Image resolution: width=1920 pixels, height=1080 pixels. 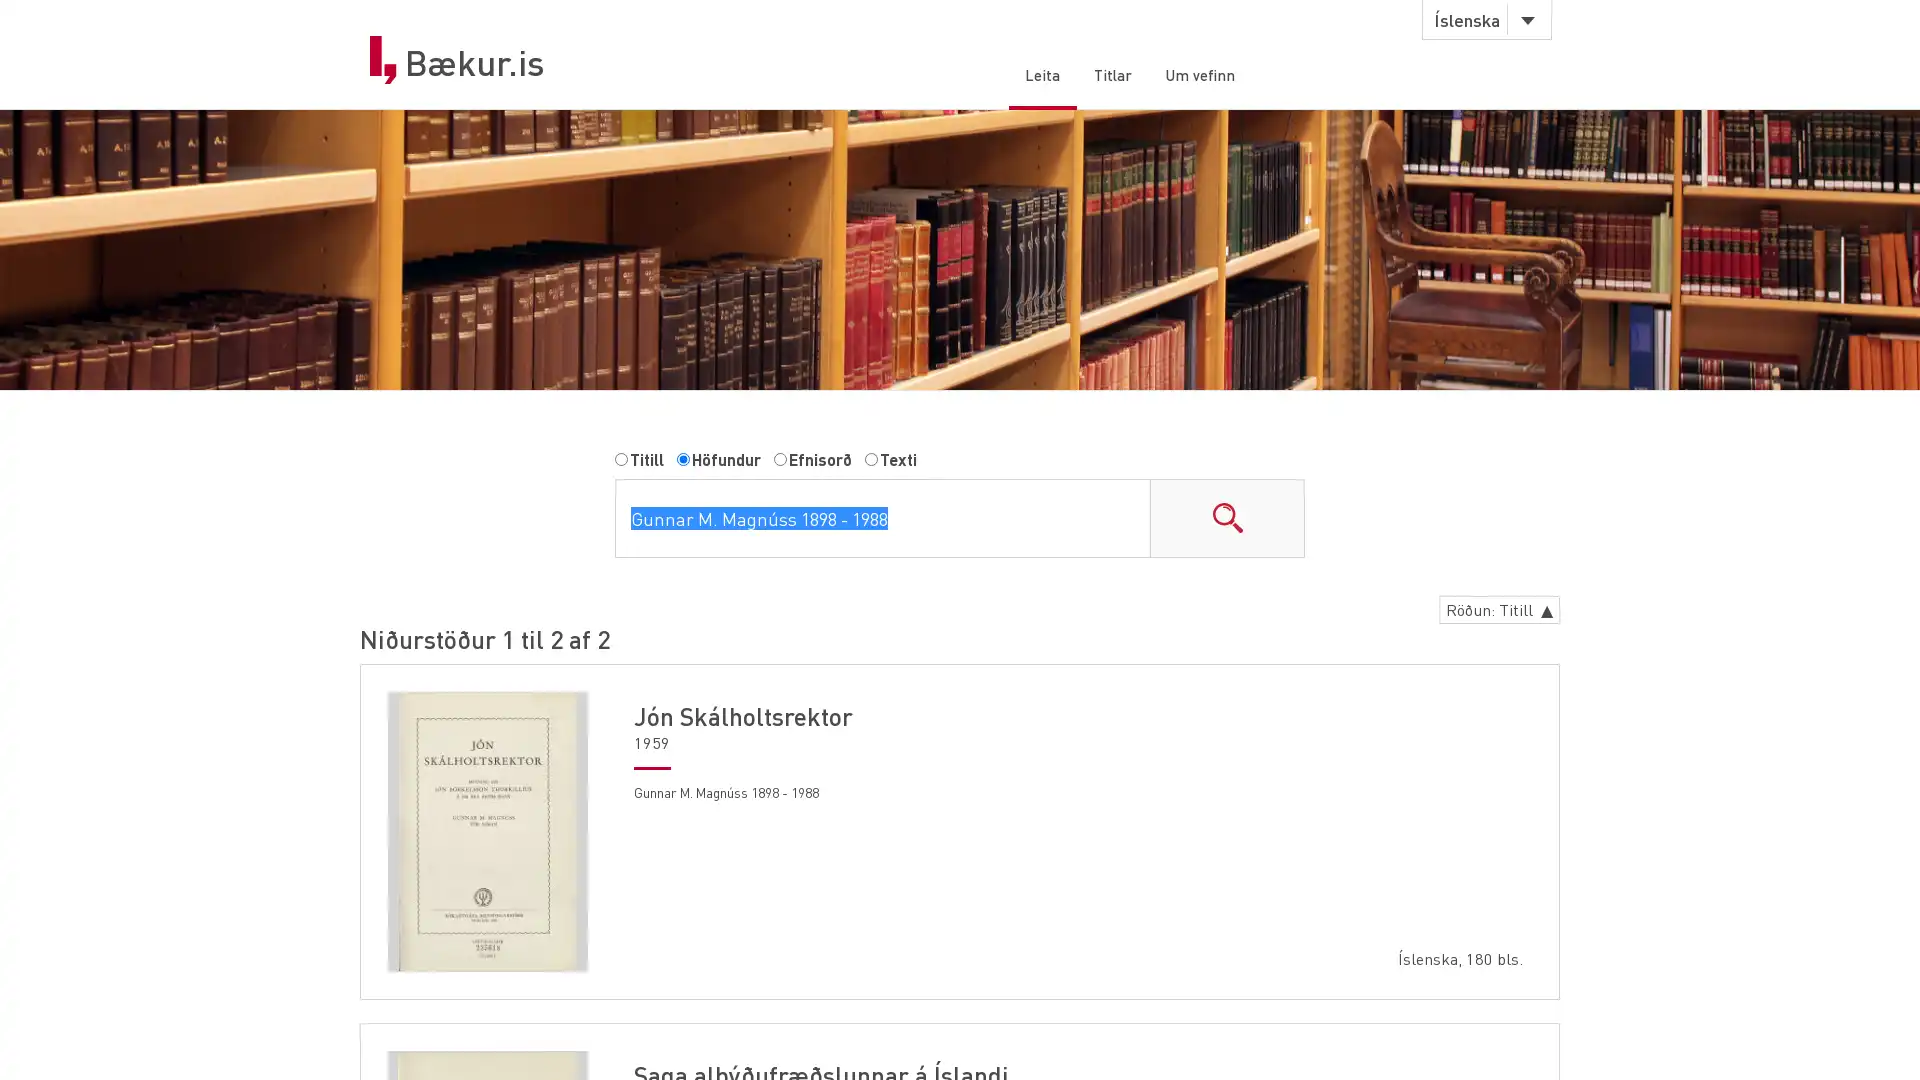 What do you see at coordinates (1226, 520) in the screenshot?
I see `search` at bounding box center [1226, 520].